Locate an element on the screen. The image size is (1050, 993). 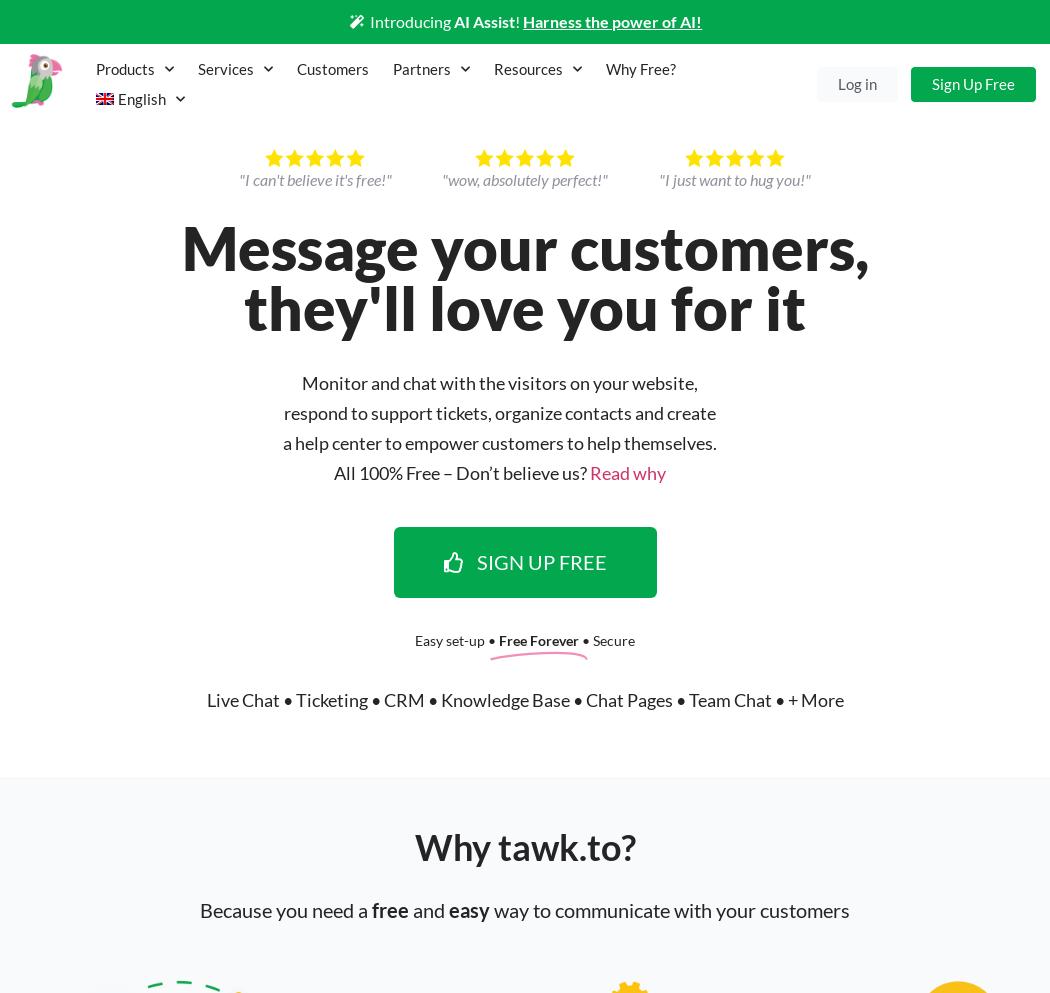
'"I just want to hug you!"' is located at coordinates (734, 178).